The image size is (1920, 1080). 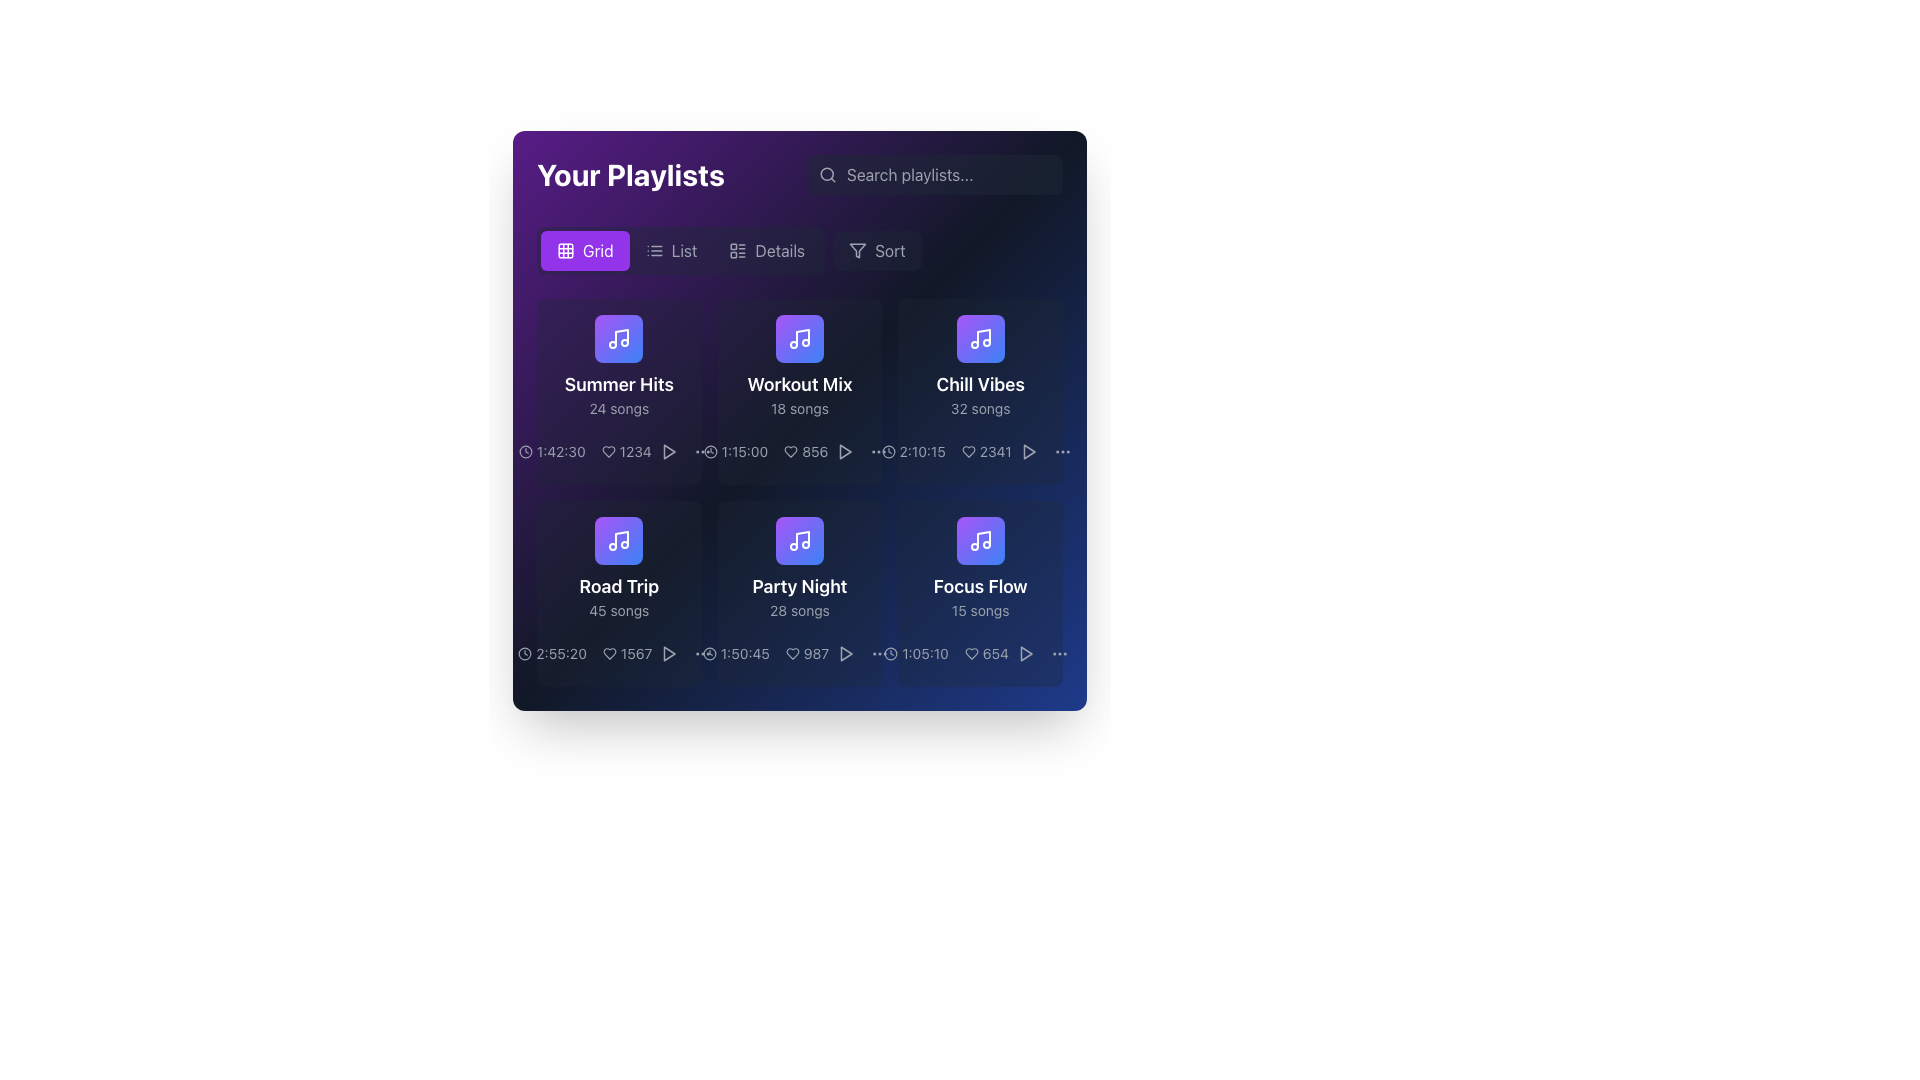 What do you see at coordinates (552, 654) in the screenshot?
I see `the text label displaying the time '2:55:20' in gray color, located at the bottom-left of the 'Road Trip' playlist entry, before the likes count ('1567')` at bounding box center [552, 654].